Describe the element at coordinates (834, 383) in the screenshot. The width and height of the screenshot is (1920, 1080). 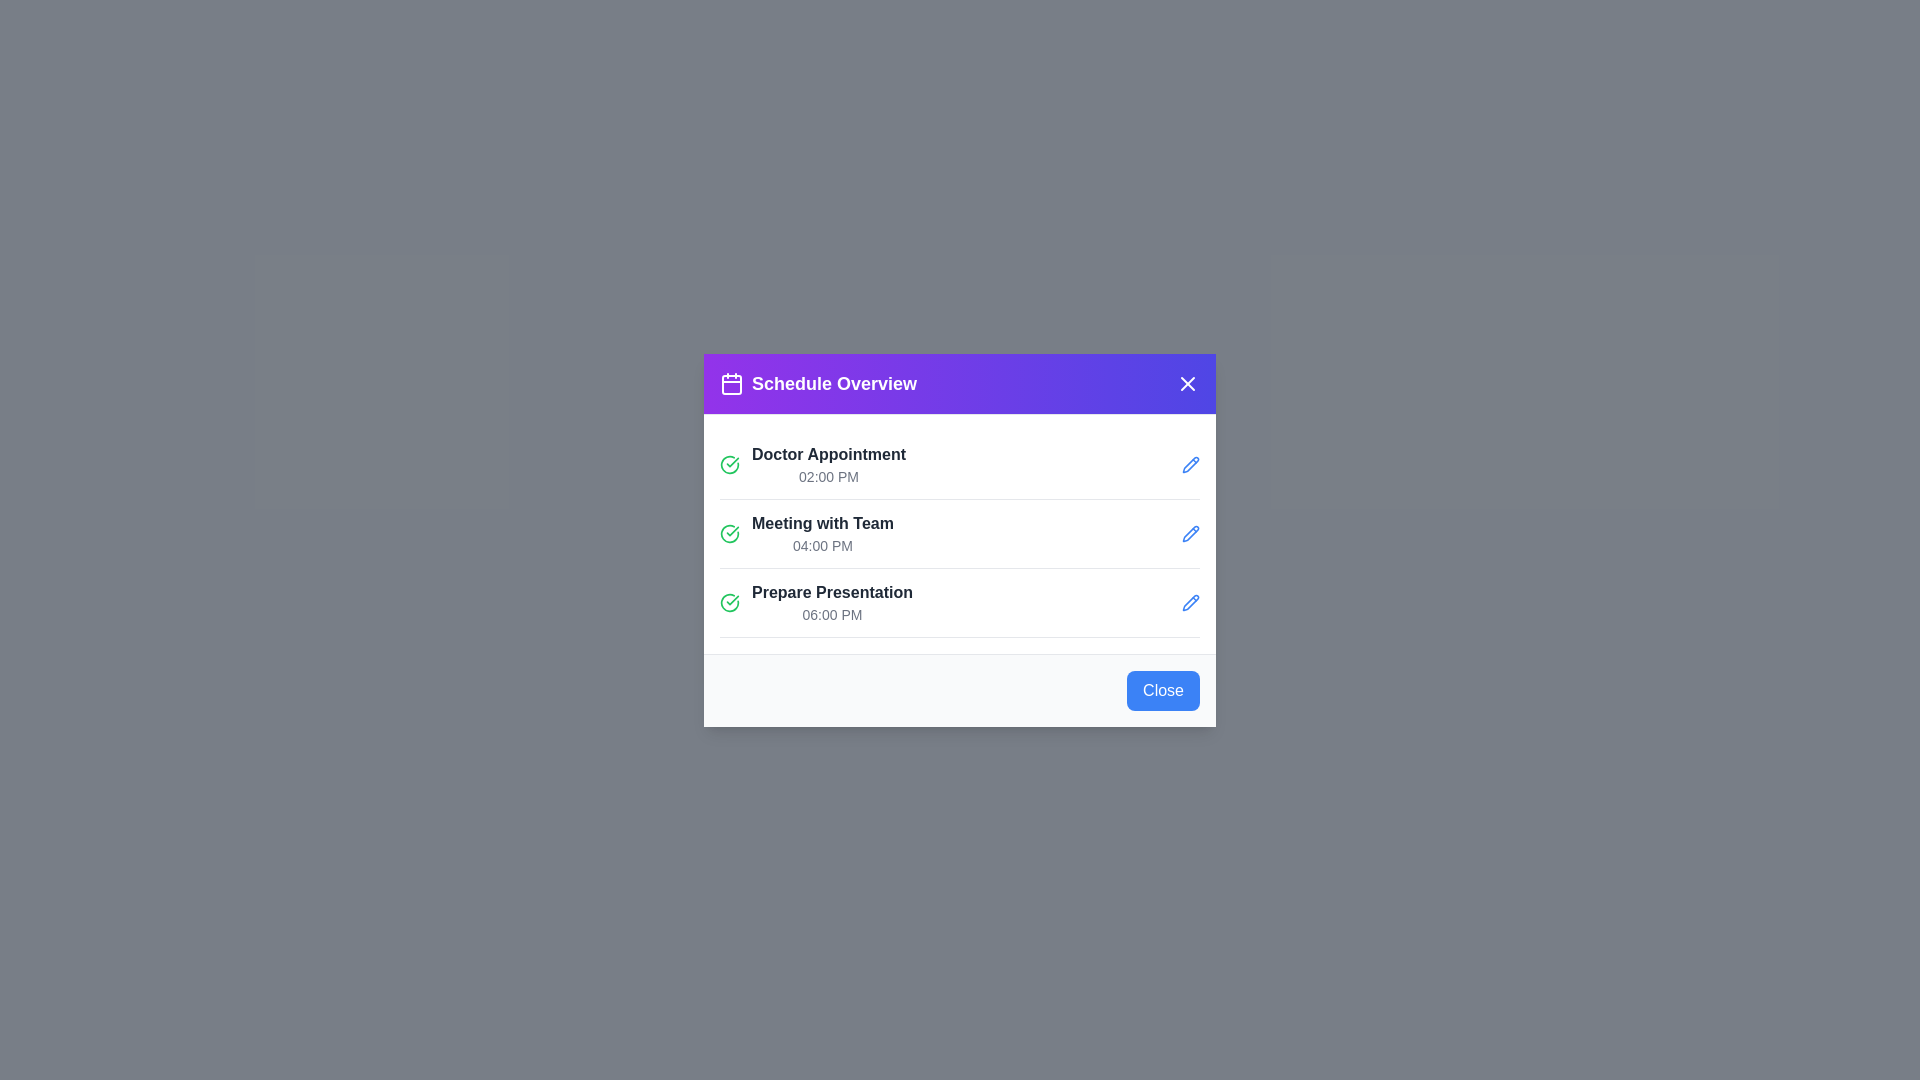
I see `the bold text label reading 'Schedule Overview' located in the purple header bar of the modal dialog` at that location.